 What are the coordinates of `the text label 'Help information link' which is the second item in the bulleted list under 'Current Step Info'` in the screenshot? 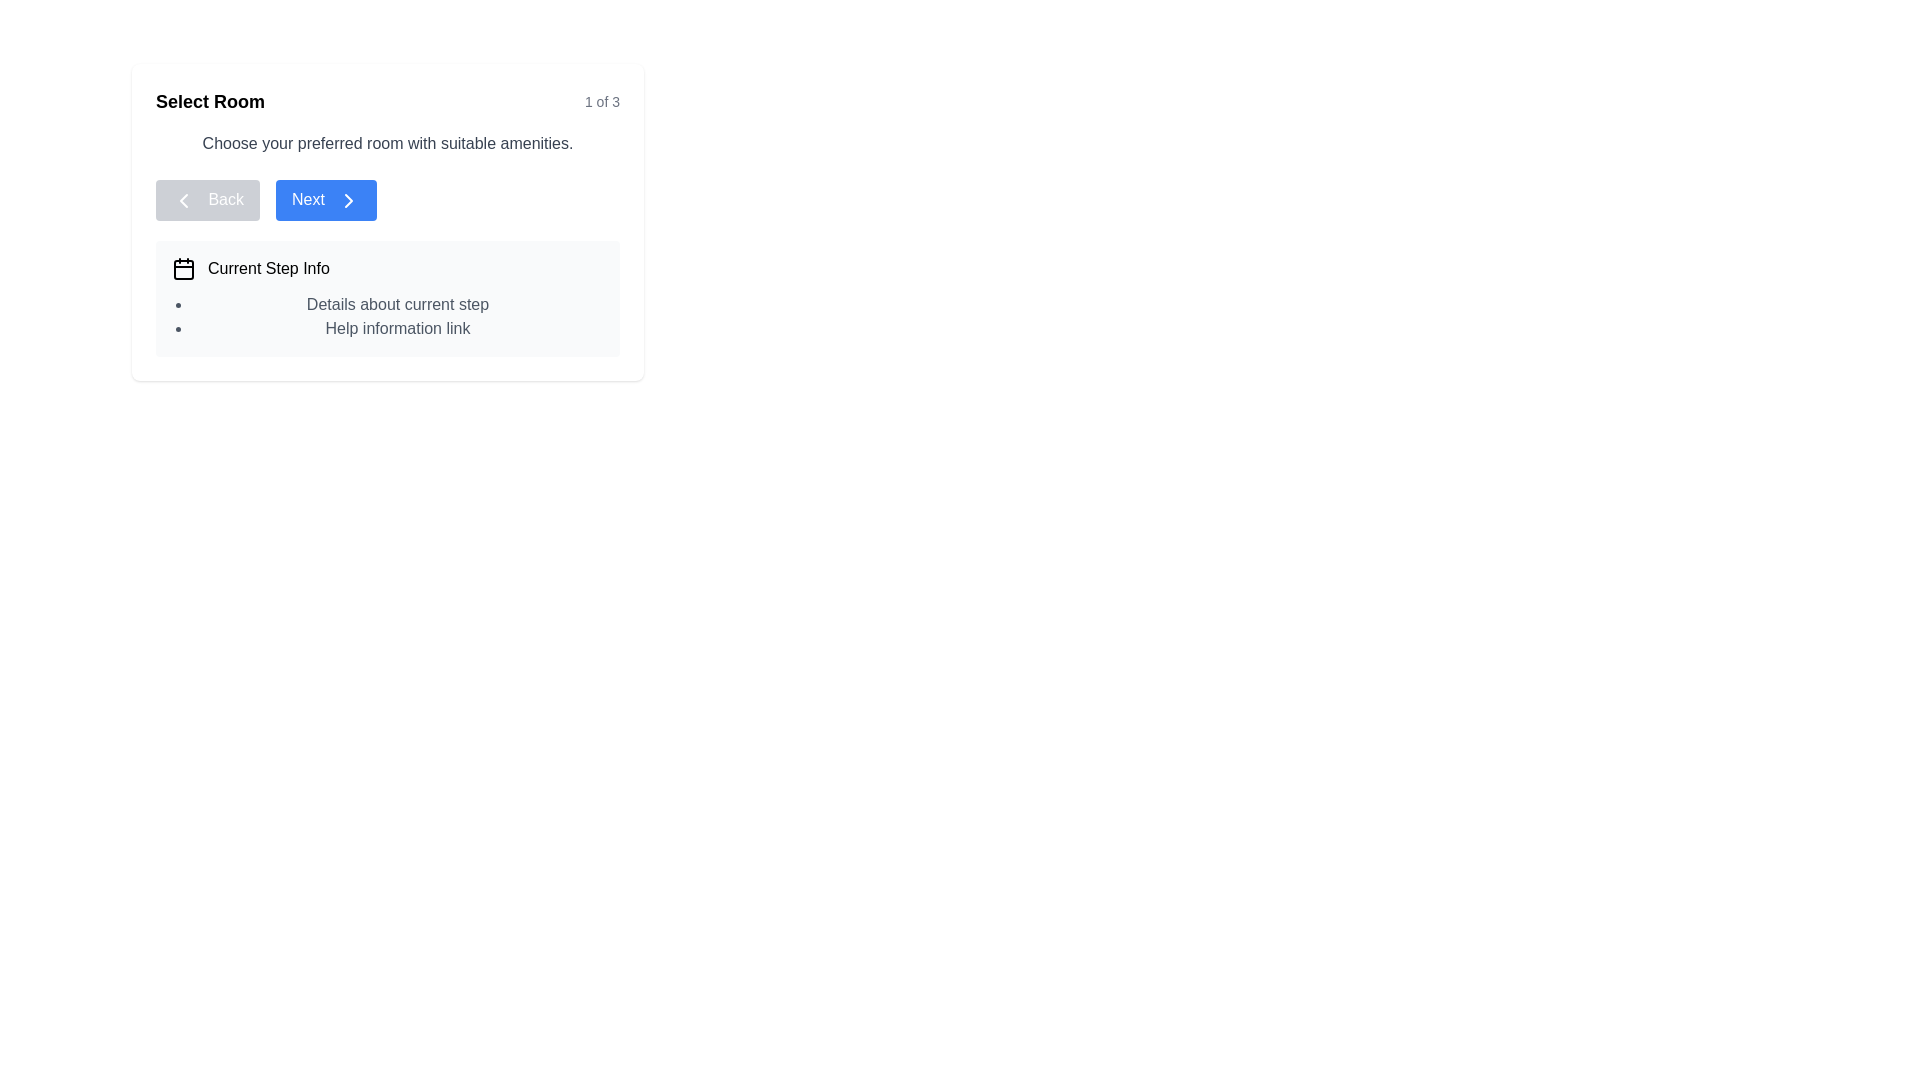 It's located at (398, 326).